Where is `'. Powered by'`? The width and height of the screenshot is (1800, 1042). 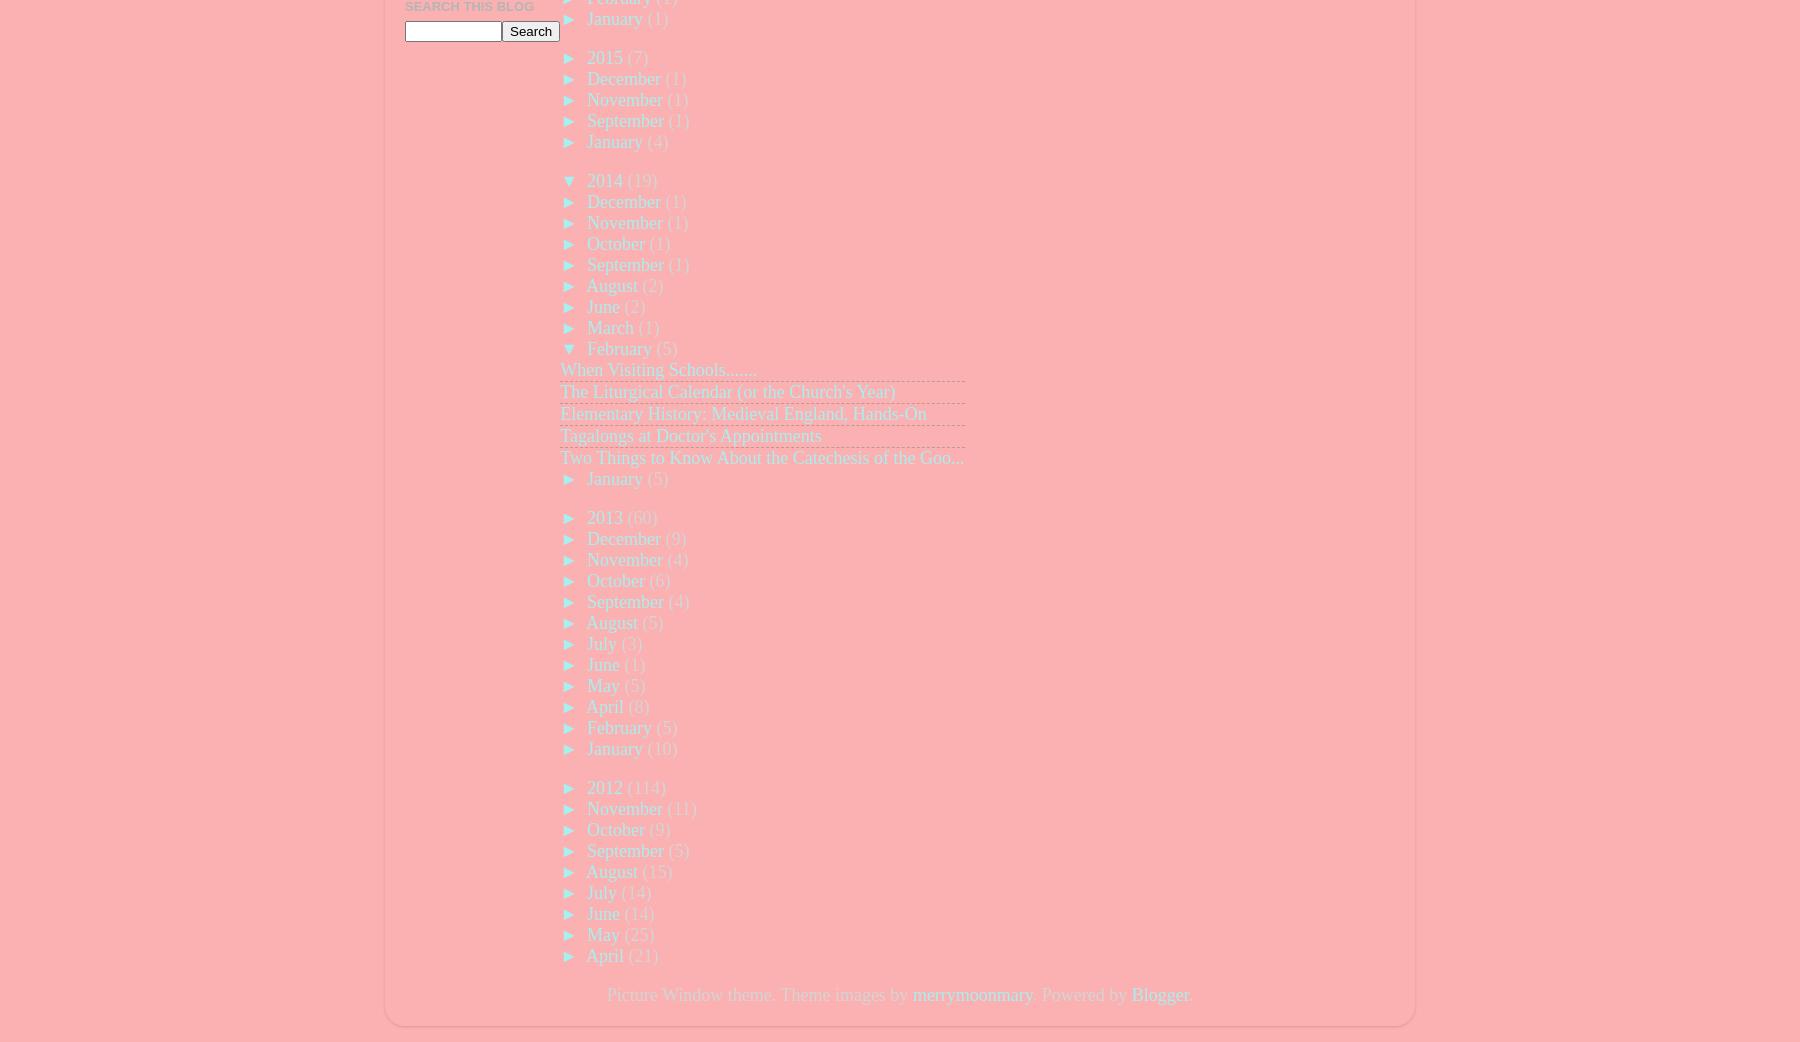
'. Powered by' is located at coordinates (1031, 995).